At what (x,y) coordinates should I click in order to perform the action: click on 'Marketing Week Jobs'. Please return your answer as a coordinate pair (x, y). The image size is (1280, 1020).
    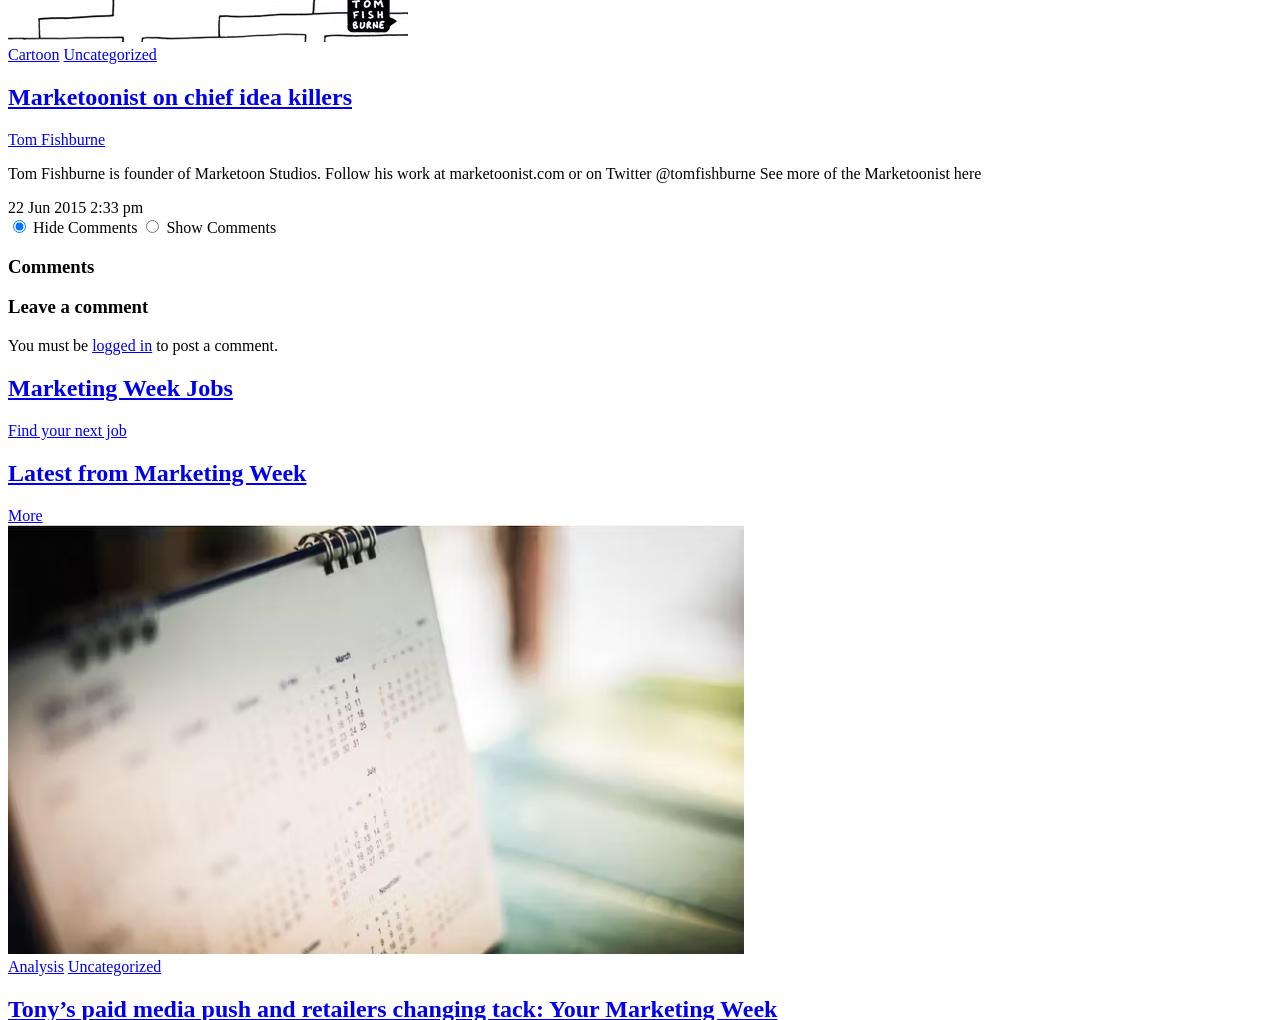
    Looking at the image, I should click on (119, 386).